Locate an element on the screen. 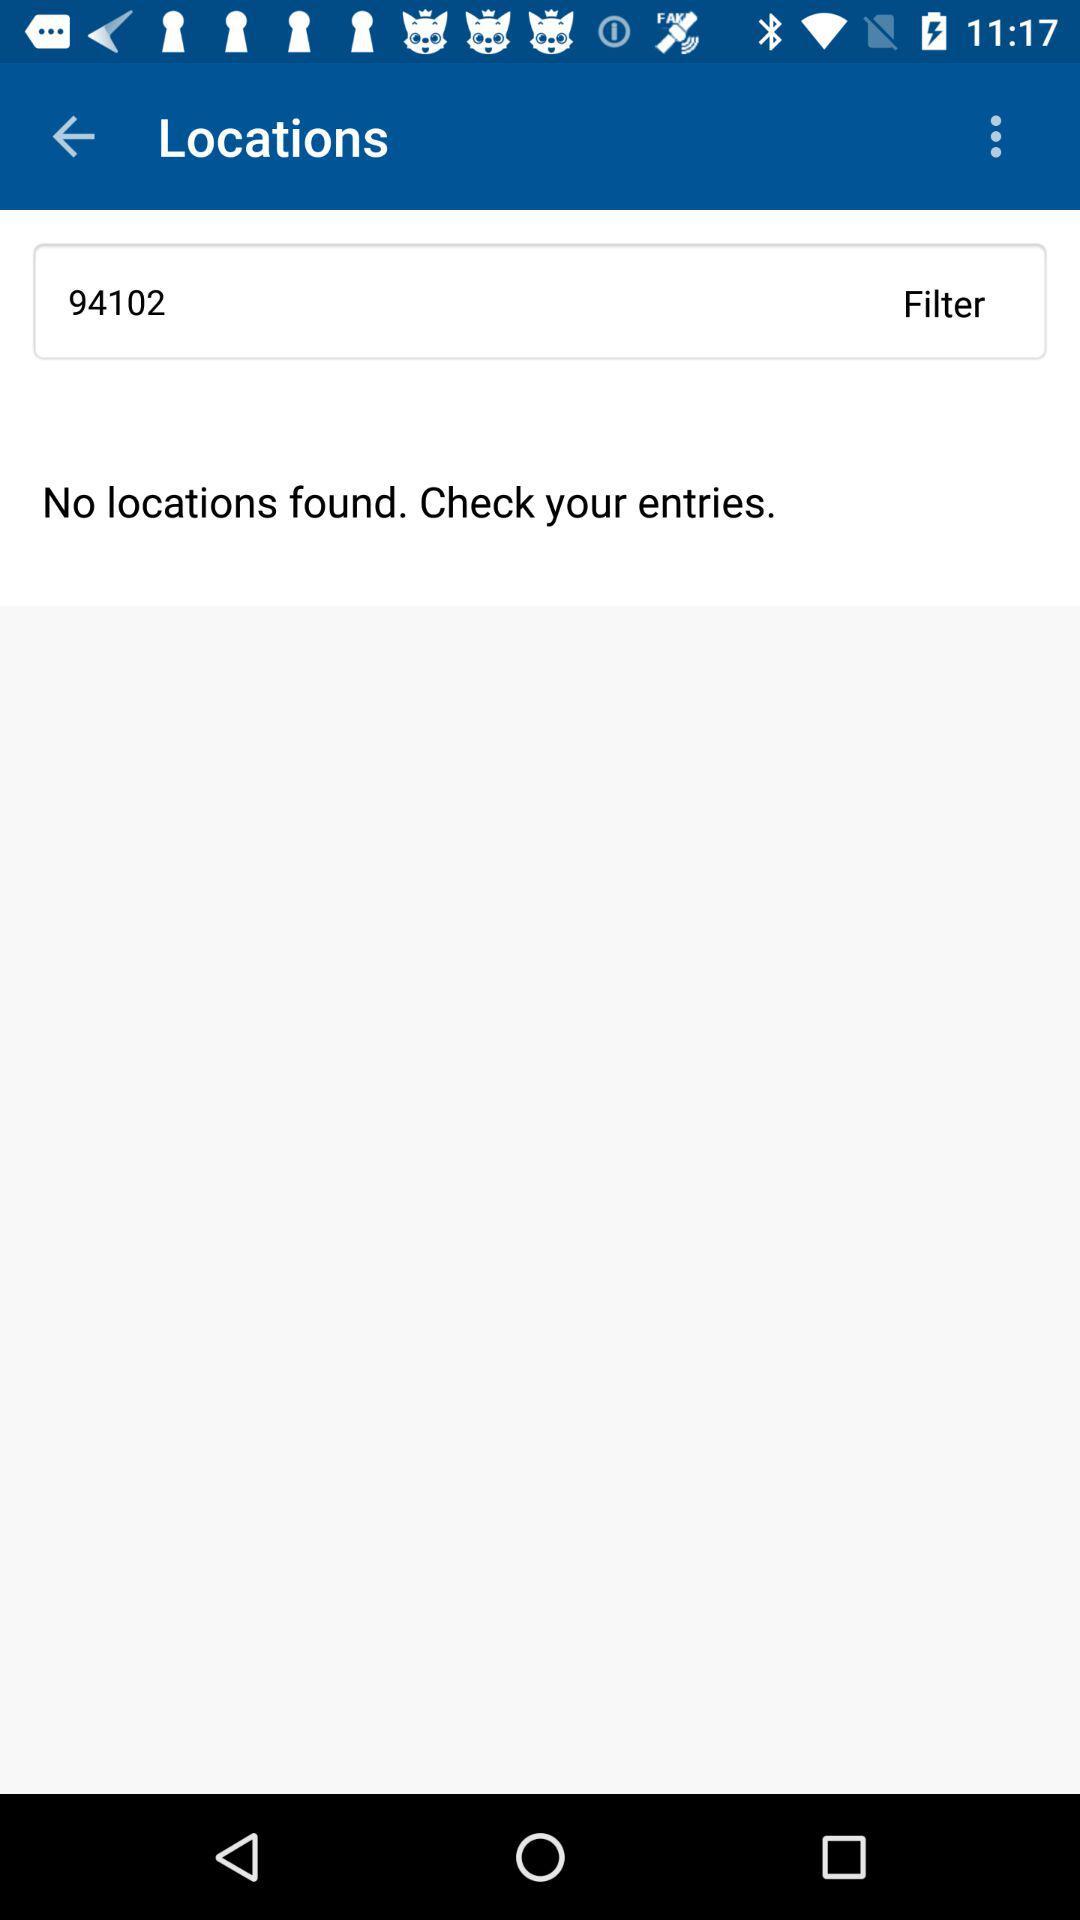  the item next to the locations is located at coordinates (1001, 135).